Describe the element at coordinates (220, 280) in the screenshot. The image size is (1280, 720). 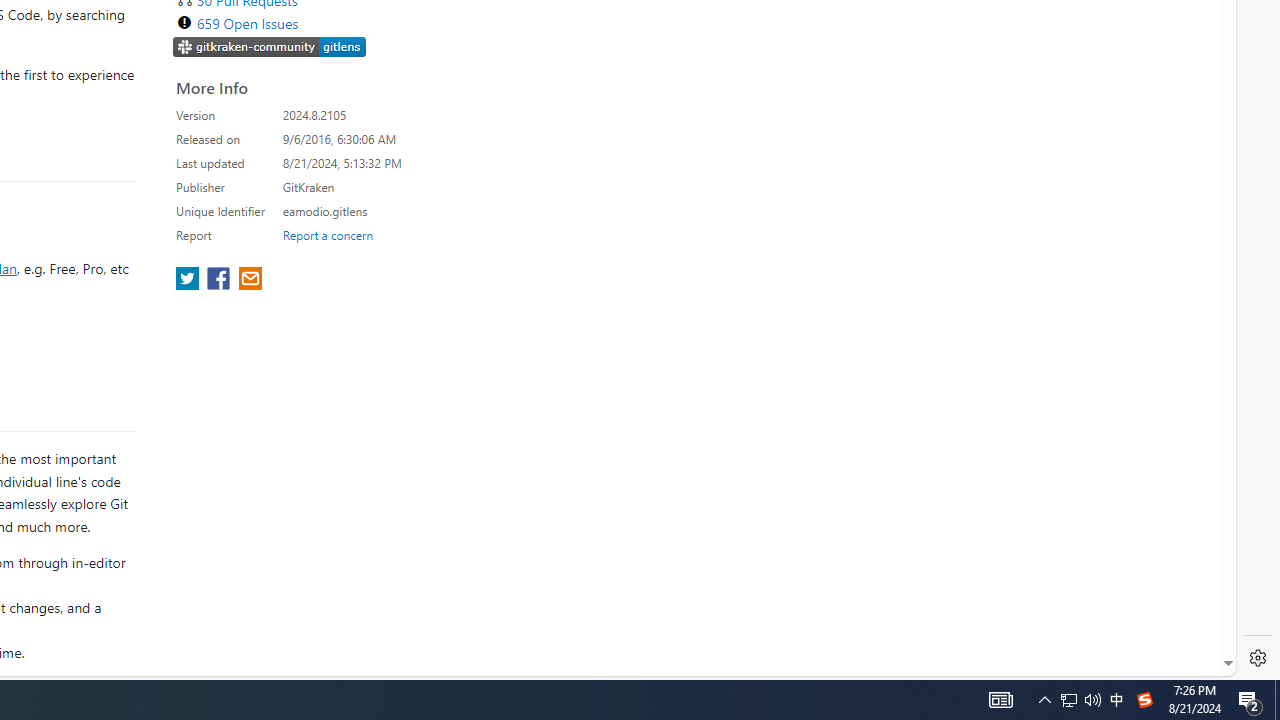
I see `'share extension on facebook'` at that location.